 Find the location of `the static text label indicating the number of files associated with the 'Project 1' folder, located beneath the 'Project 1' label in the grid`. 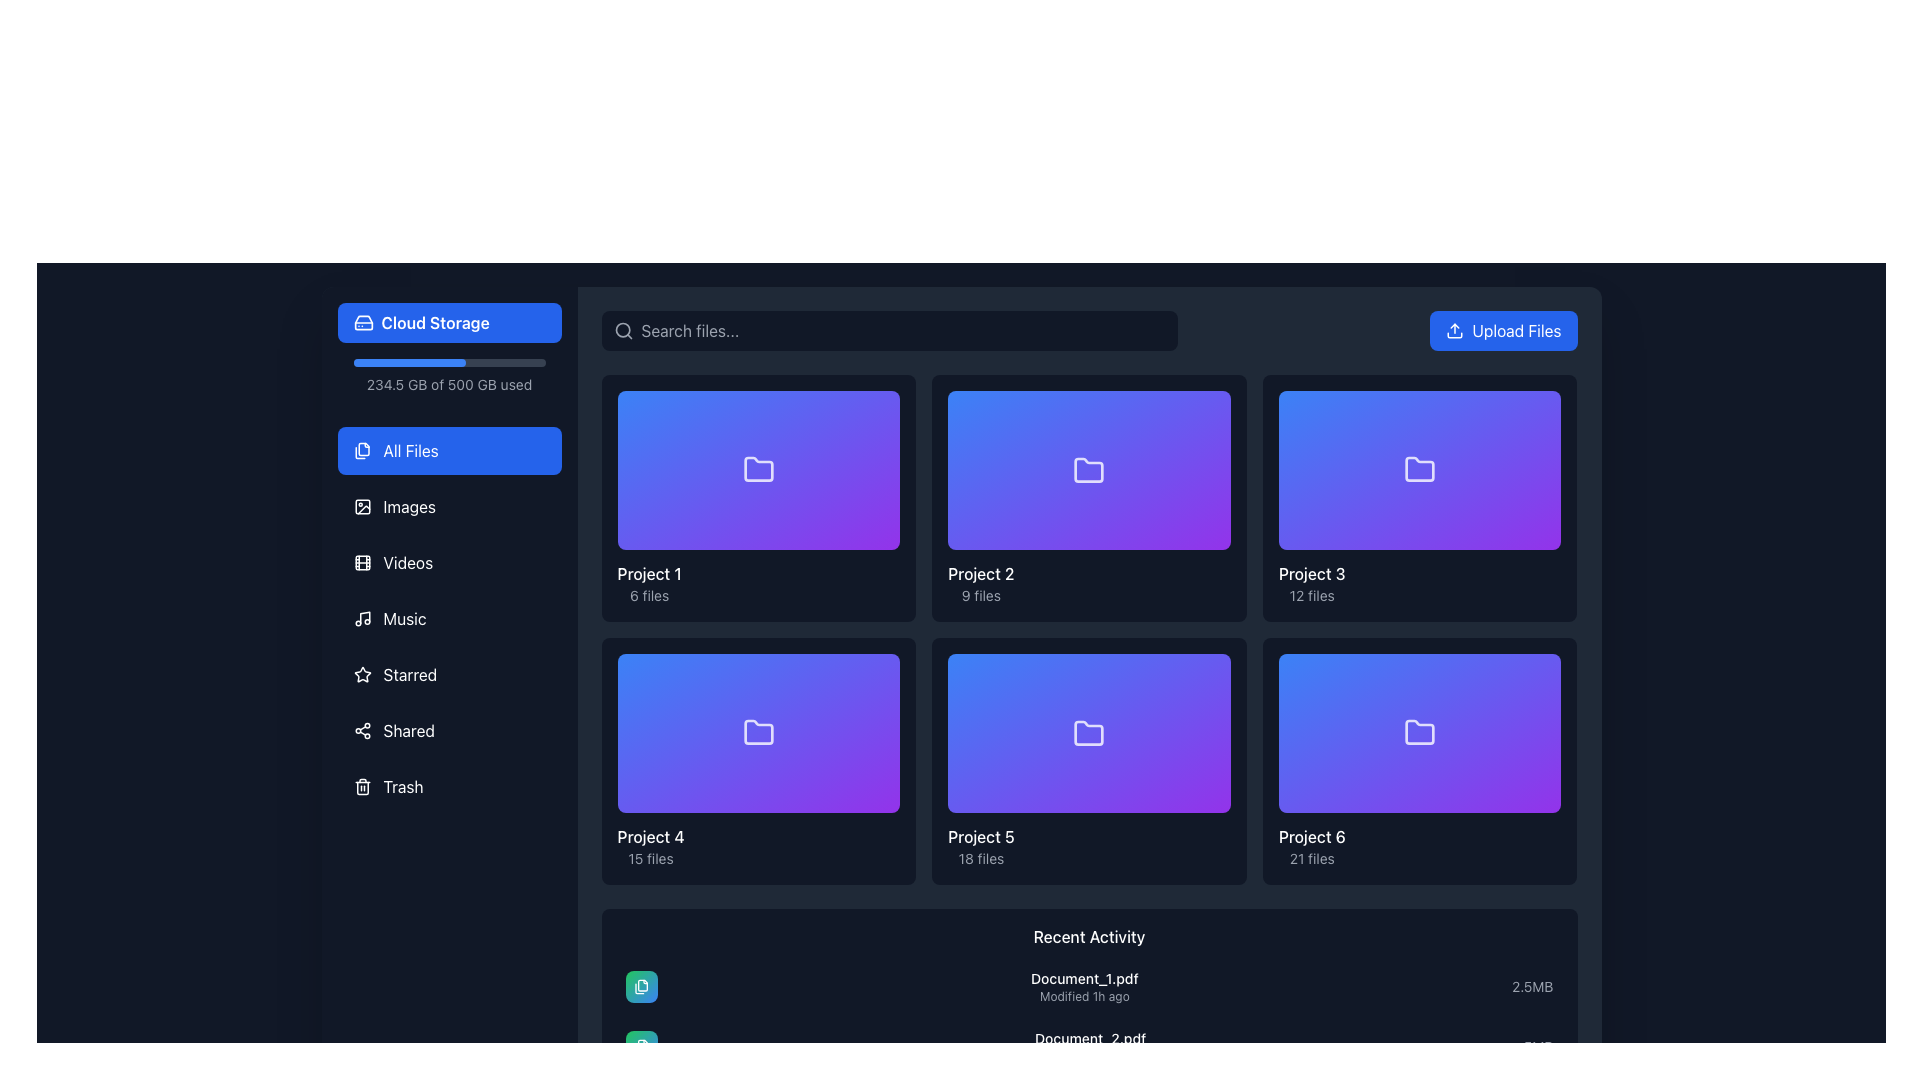

the static text label indicating the number of files associated with the 'Project 1' folder, located beneath the 'Project 1' label in the grid is located at coordinates (649, 594).